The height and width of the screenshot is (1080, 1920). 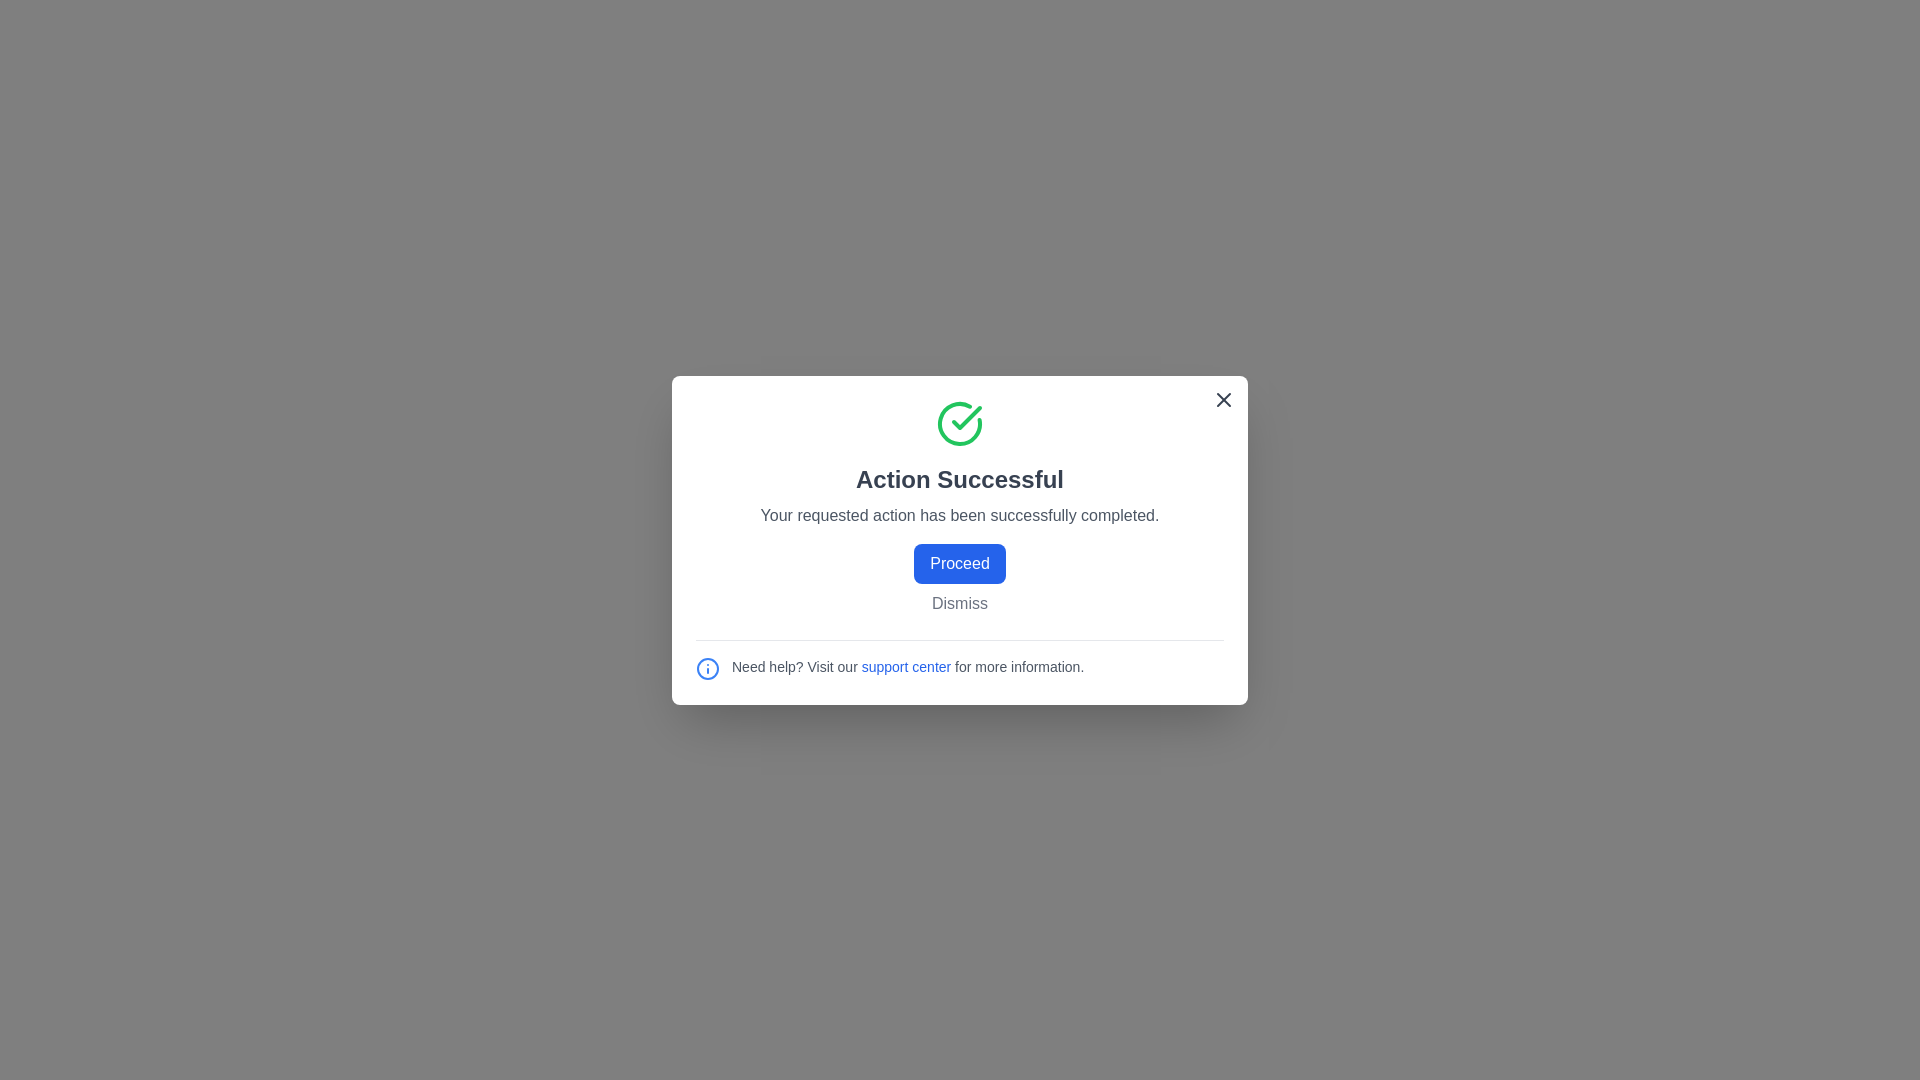 I want to click on the 'support center' hyperlink located at the lower part of the modal window, so click(x=907, y=666).